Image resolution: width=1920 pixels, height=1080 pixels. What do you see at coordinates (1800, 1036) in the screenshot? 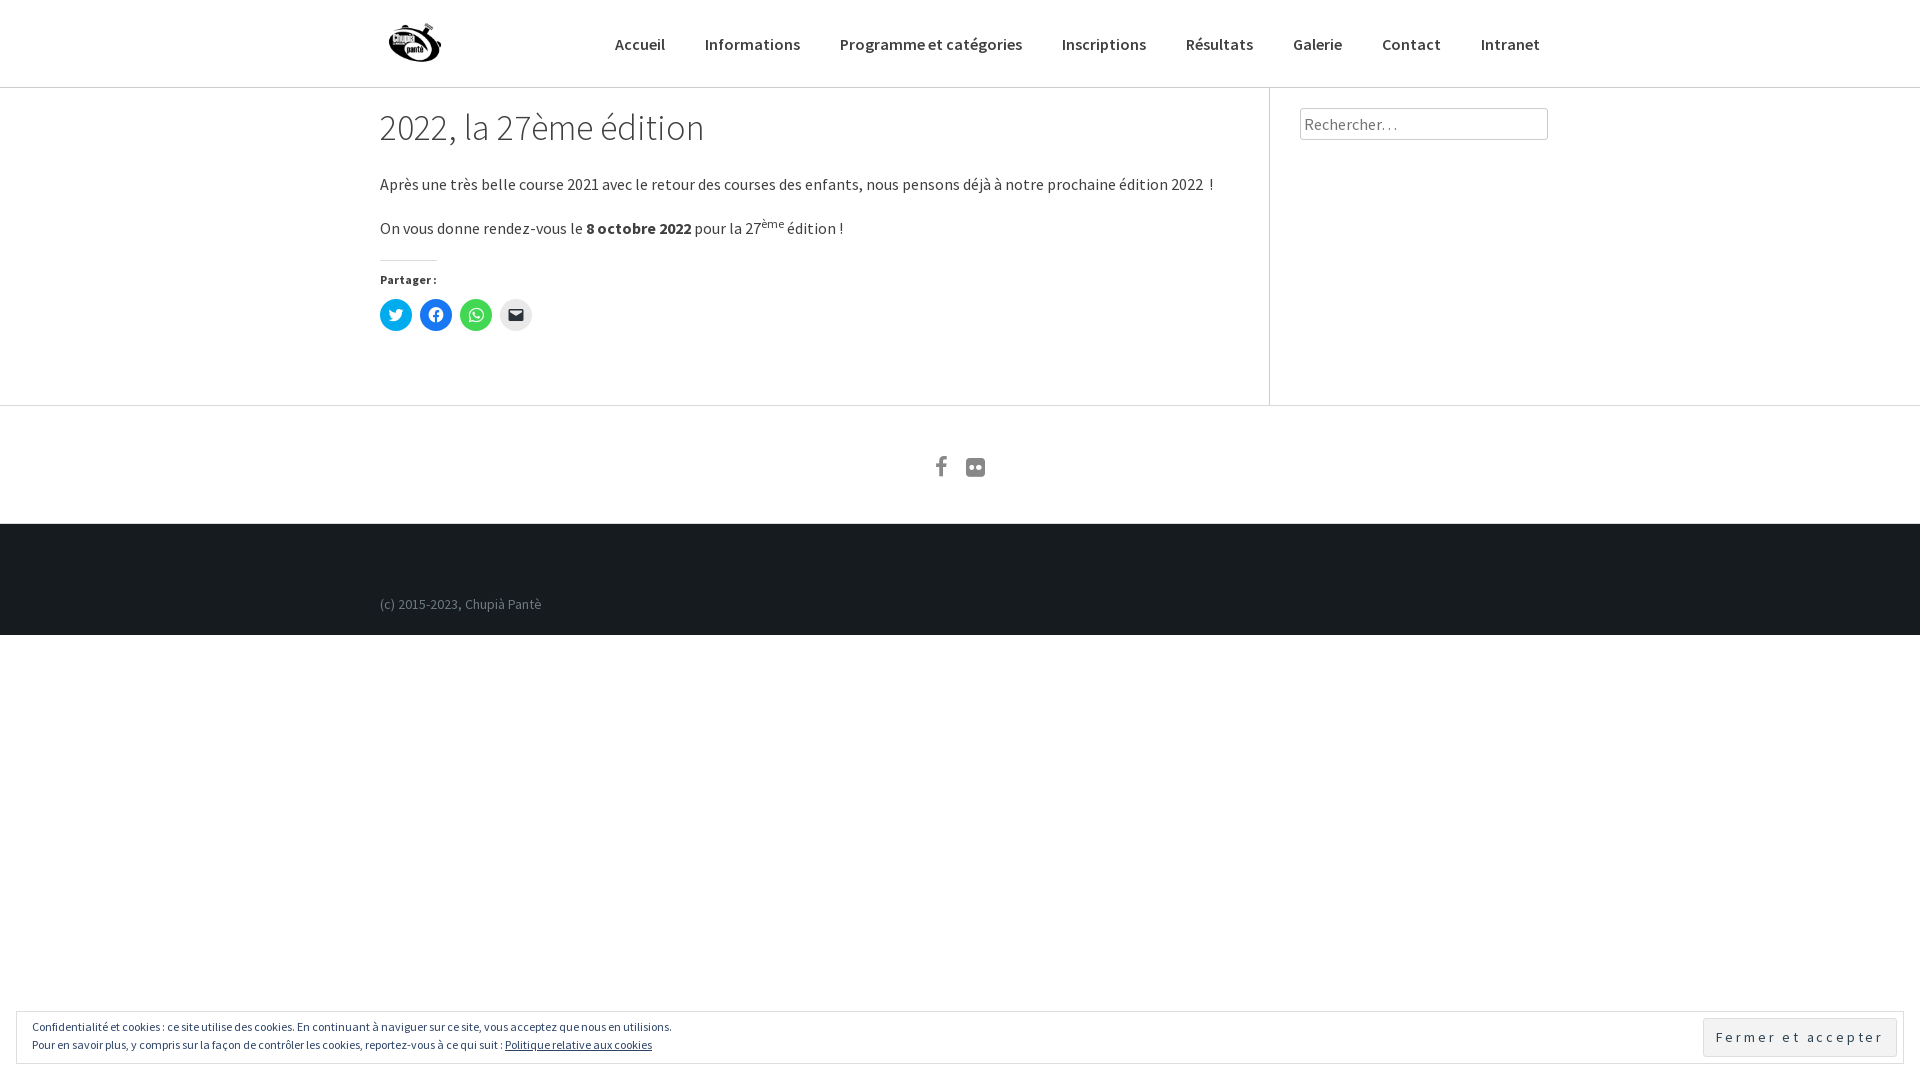
I see `'Fermer et accepter'` at bounding box center [1800, 1036].